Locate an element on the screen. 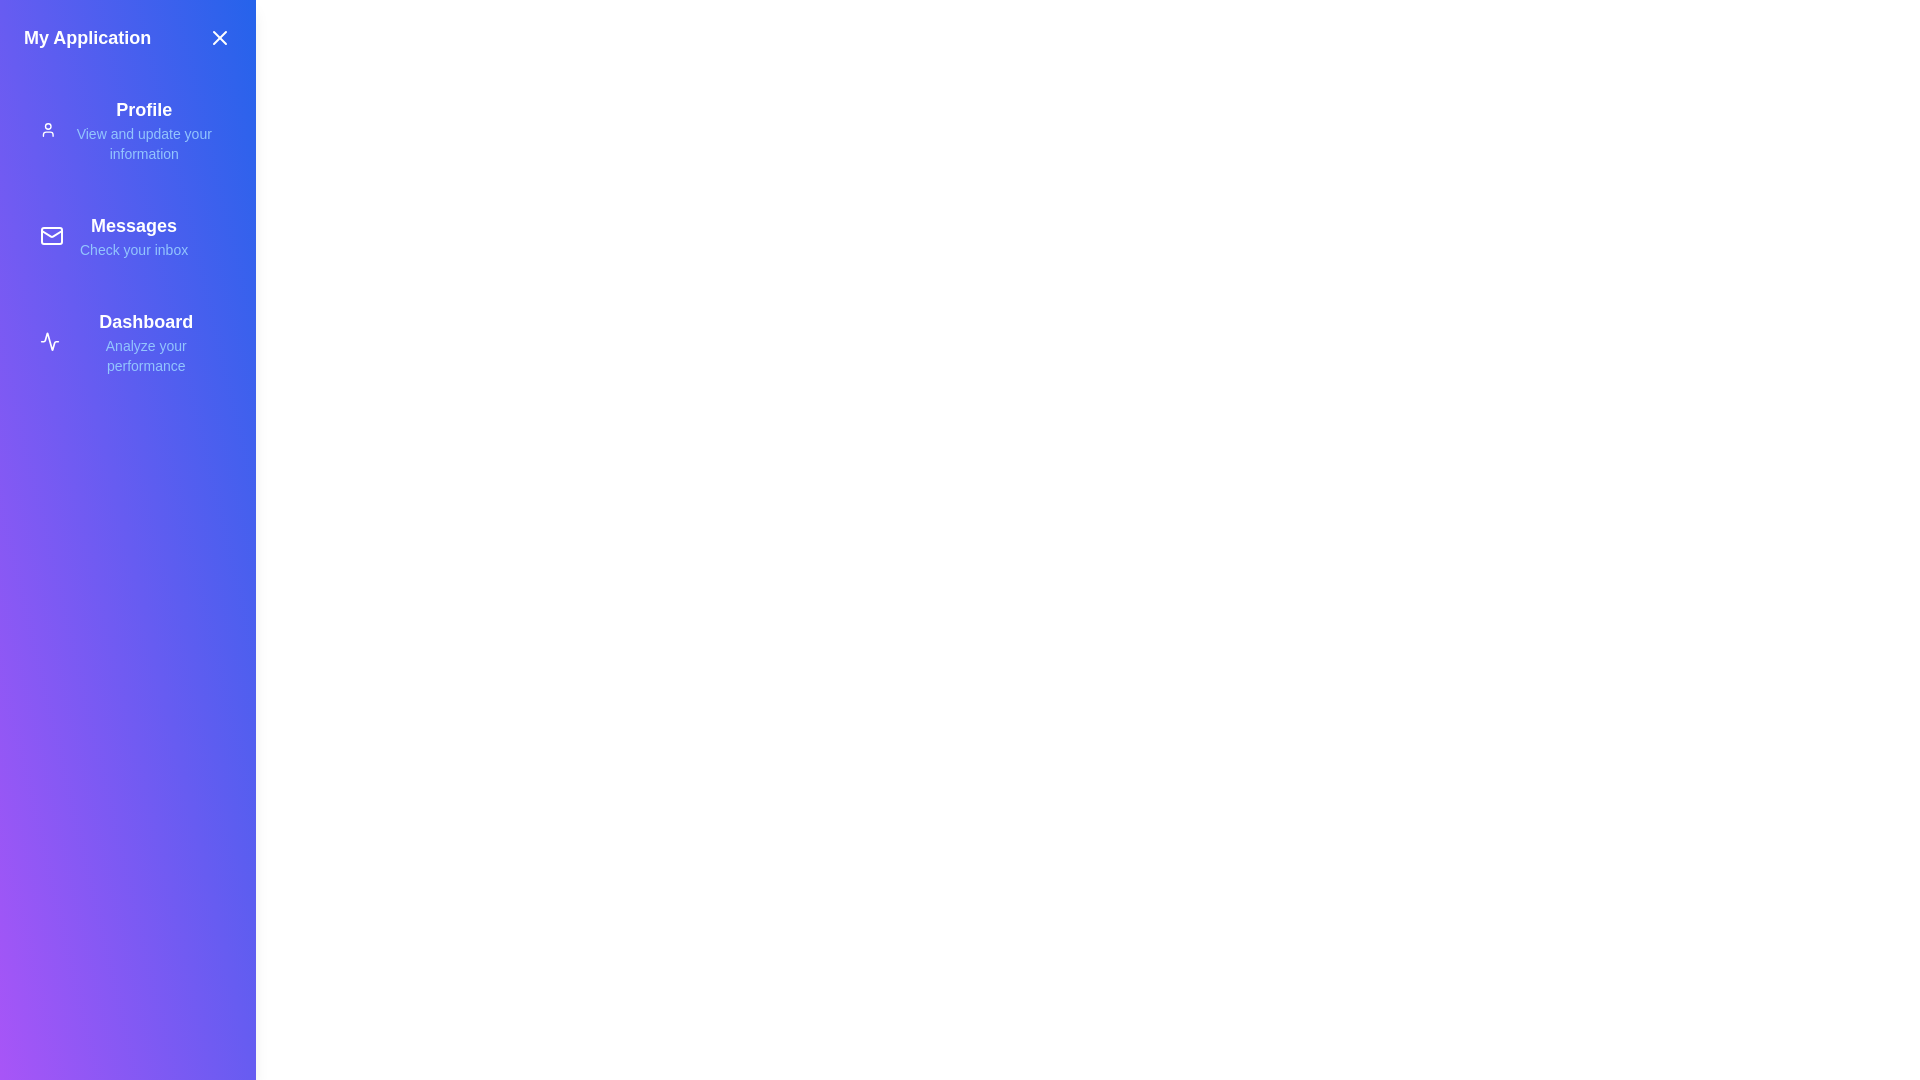  the Dashboard section to observe the hover effect is located at coordinates (127, 341).